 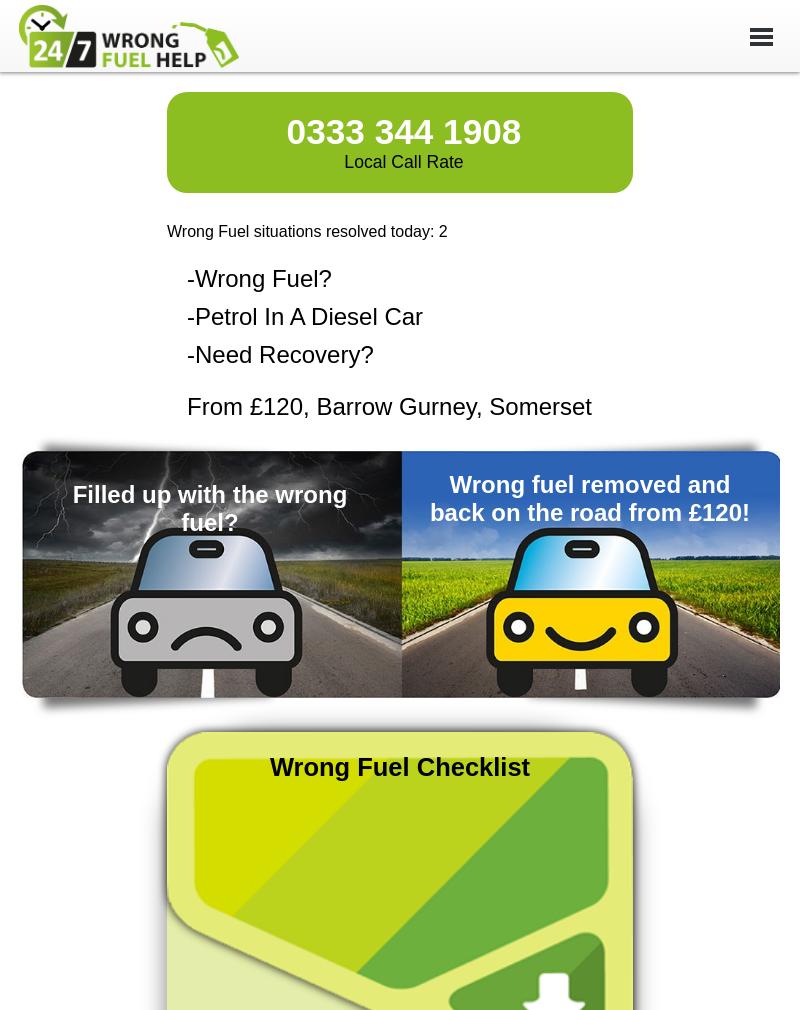 I want to click on 'Local Call Rate', so click(x=403, y=161).